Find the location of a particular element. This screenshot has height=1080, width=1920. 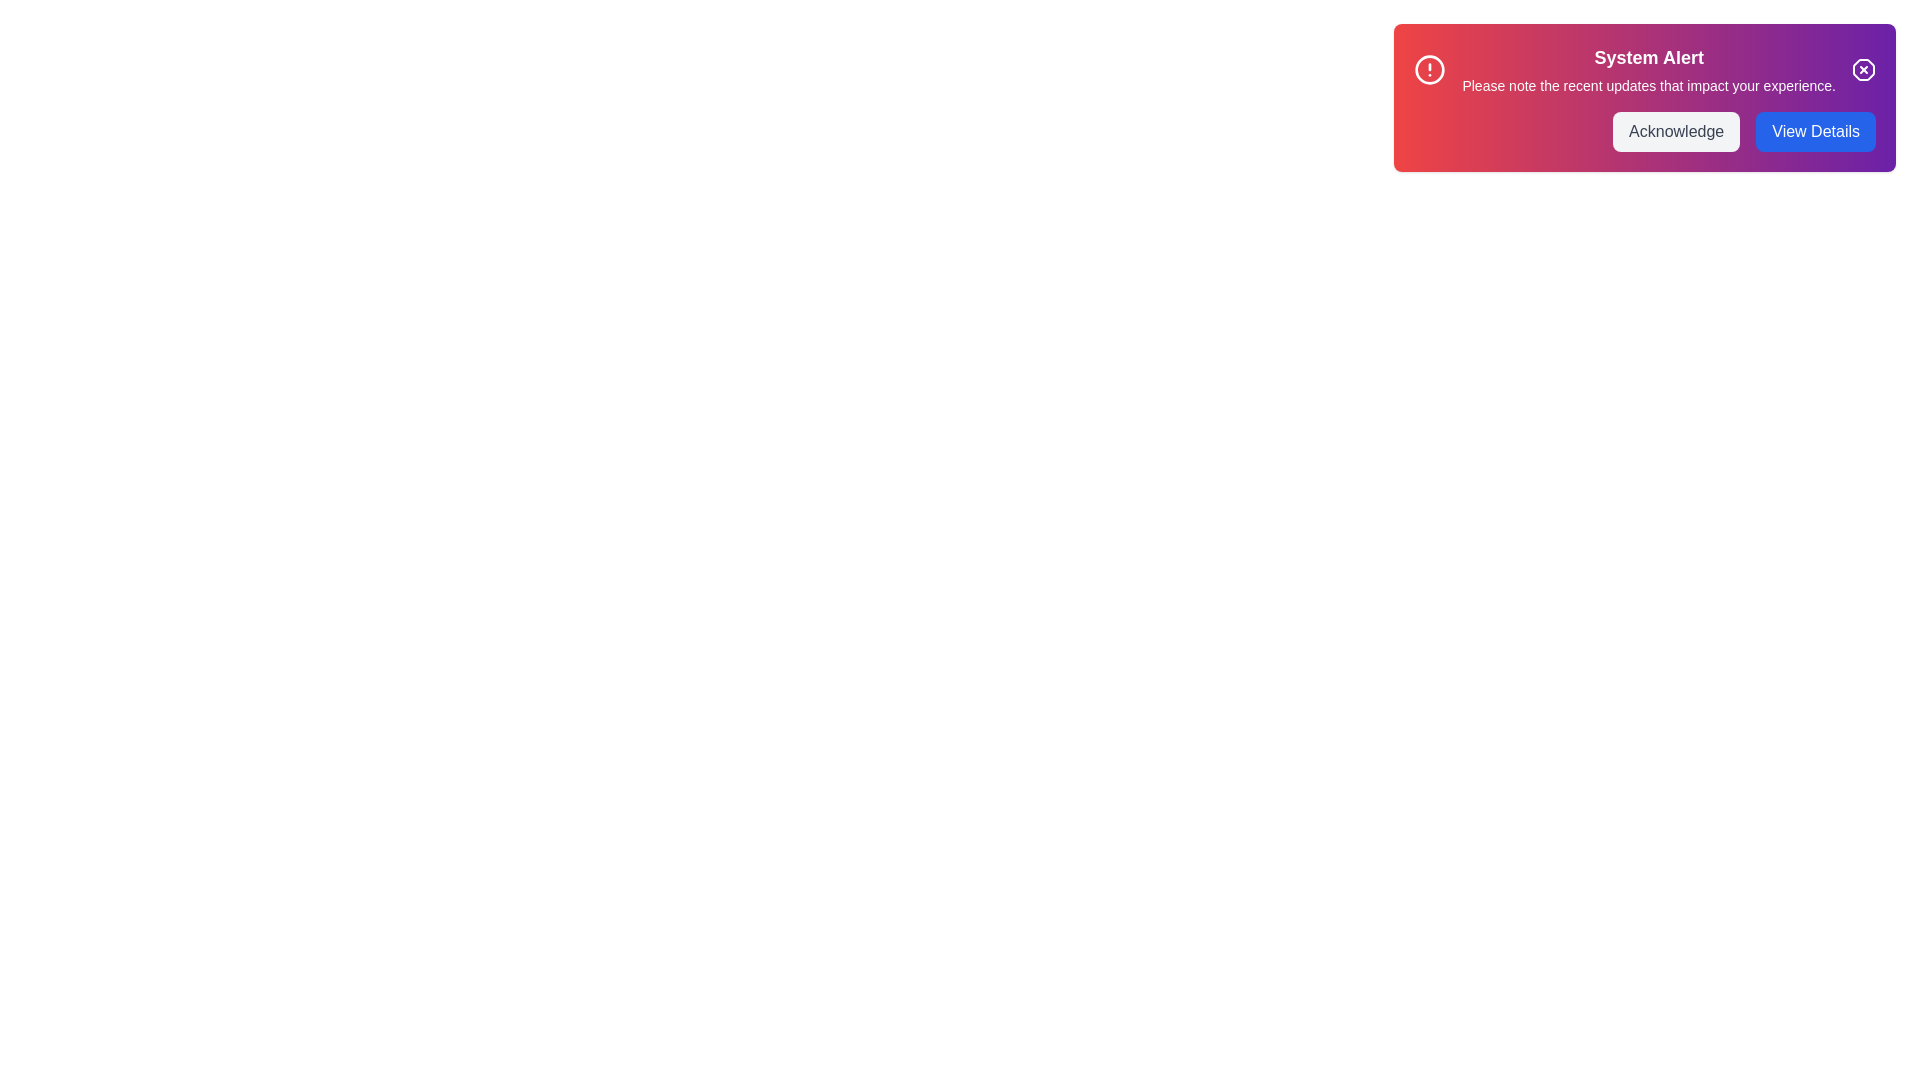

the icon at the left of the alert to inspect it is located at coordinates (1429, 68).